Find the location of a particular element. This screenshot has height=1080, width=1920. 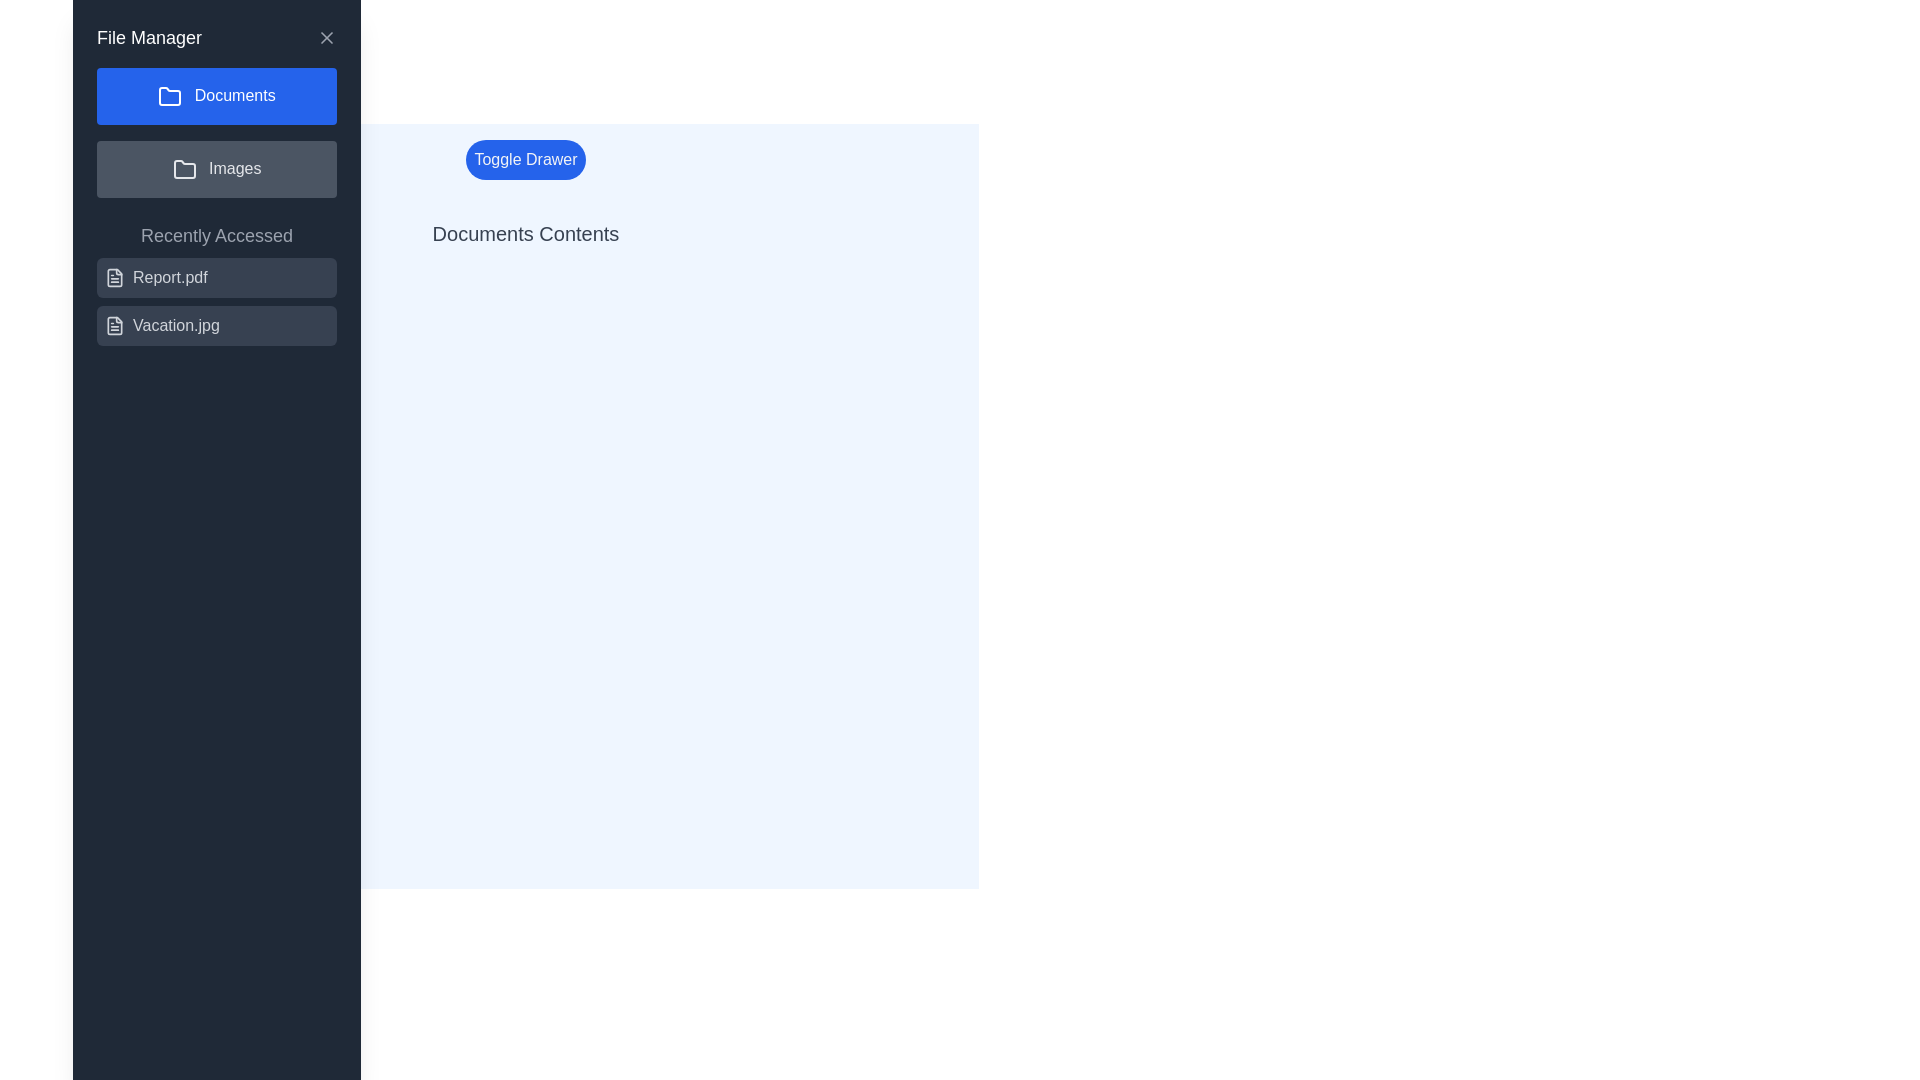

the rounded rectangular button labeled 'Toggle Drawer' with a blue background and white text is located at coordinates (526, 158).